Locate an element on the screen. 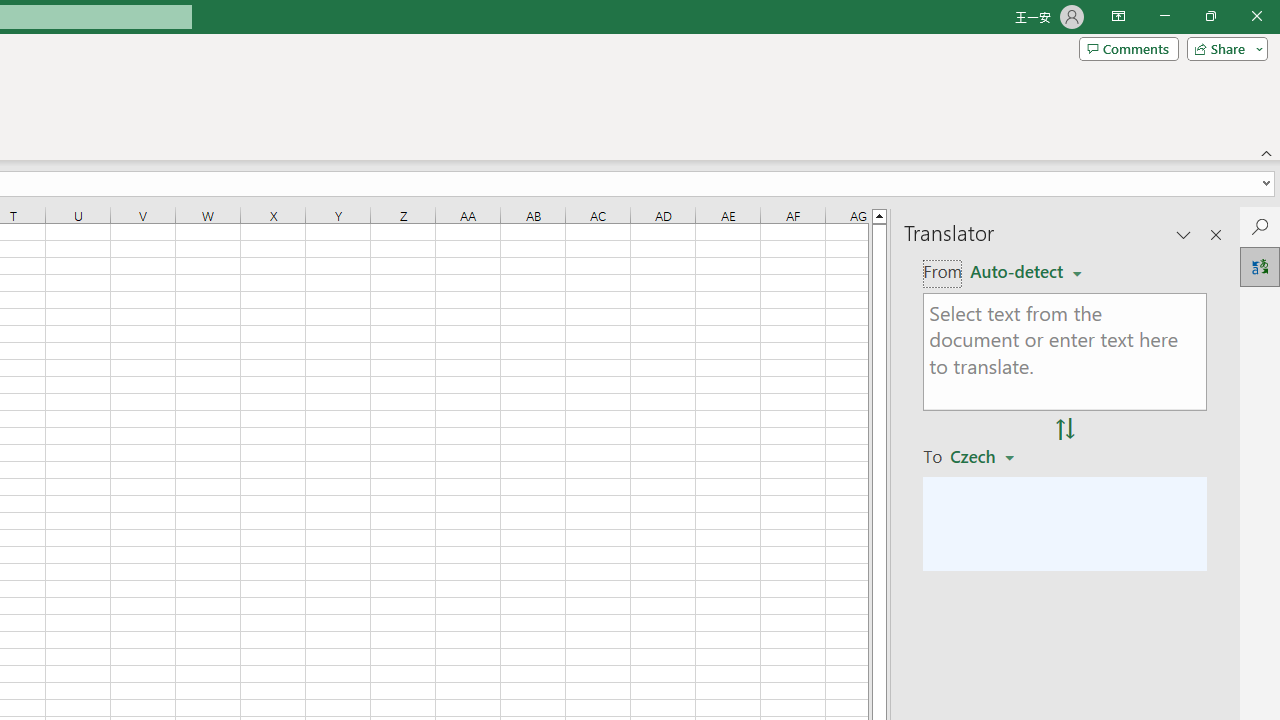 The image size is (1280, 720). 'English' is located at coordinates (1025, 272).